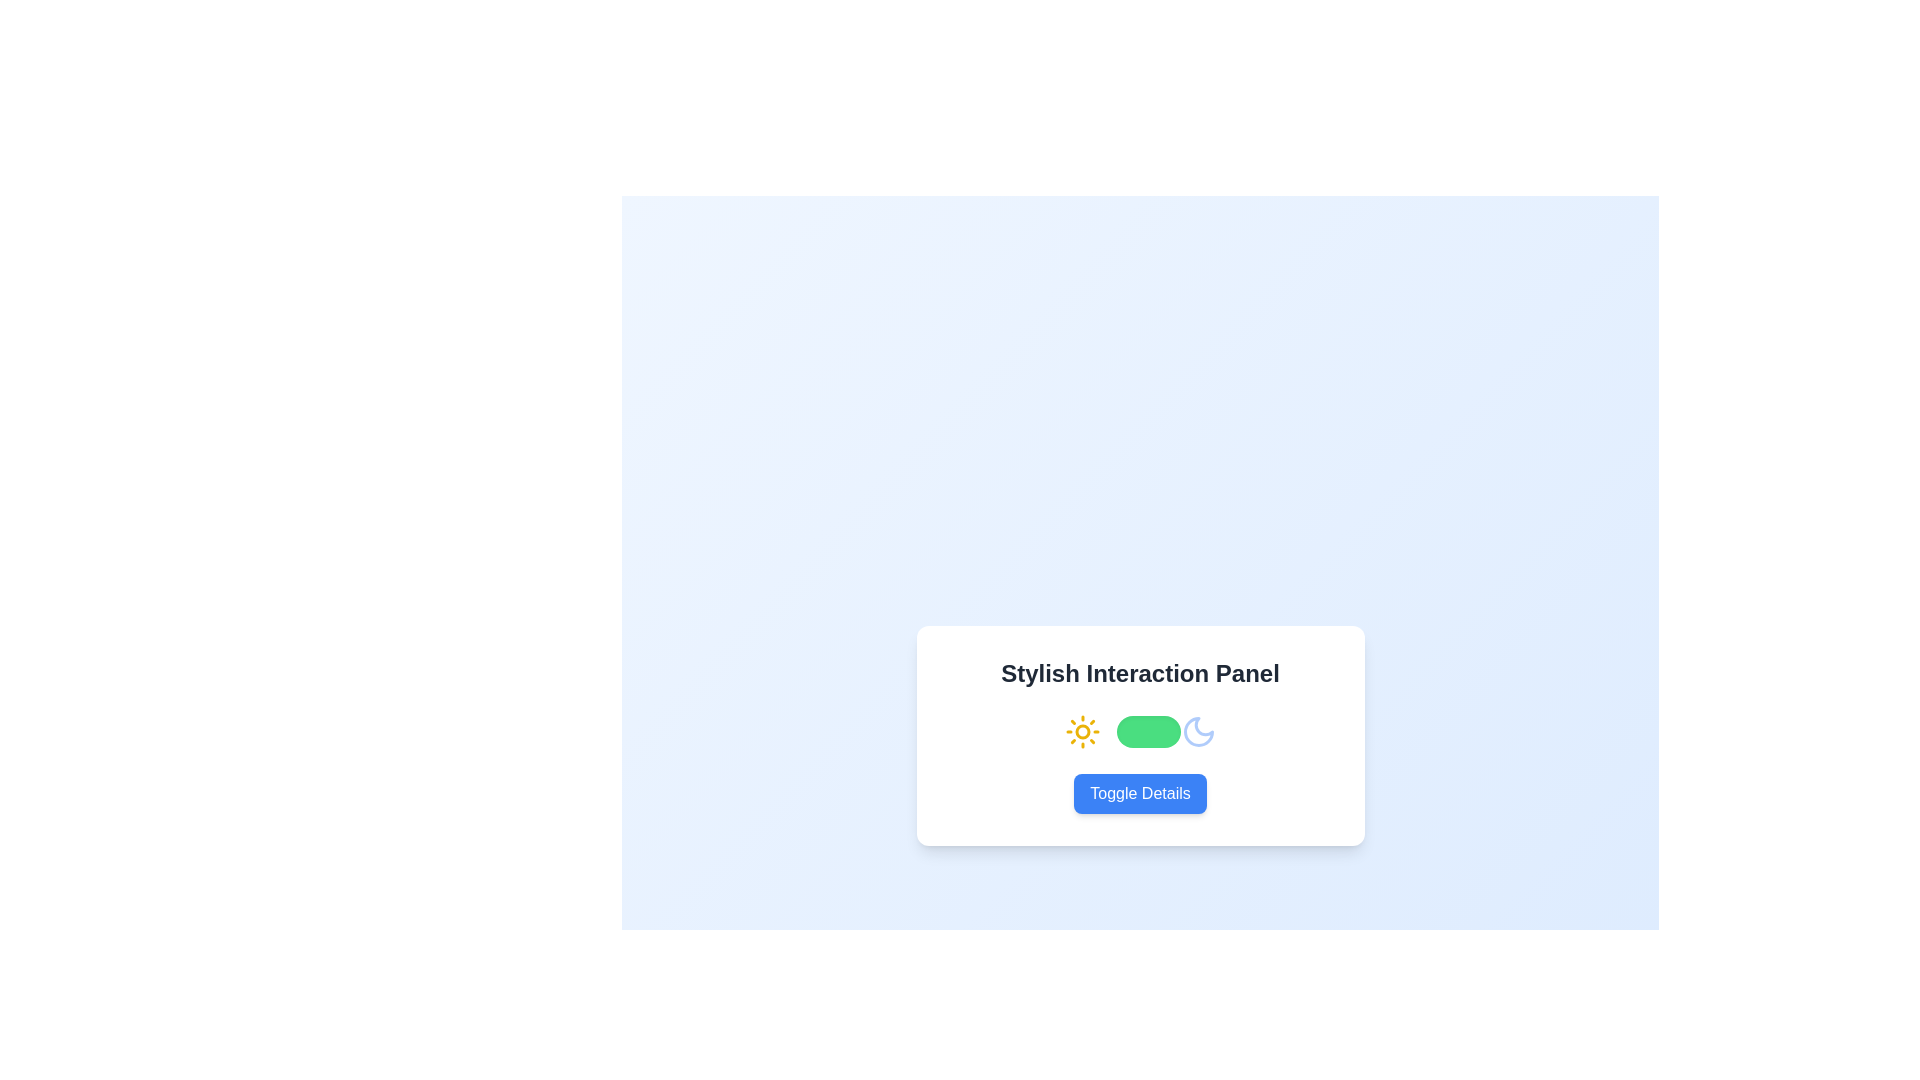  What do you see at coordinates (1198, 732) in the screenshot?
I see `the moon-shaped icon located at the rightmost side of the interactive panel` at bounding box center [1198, 732].